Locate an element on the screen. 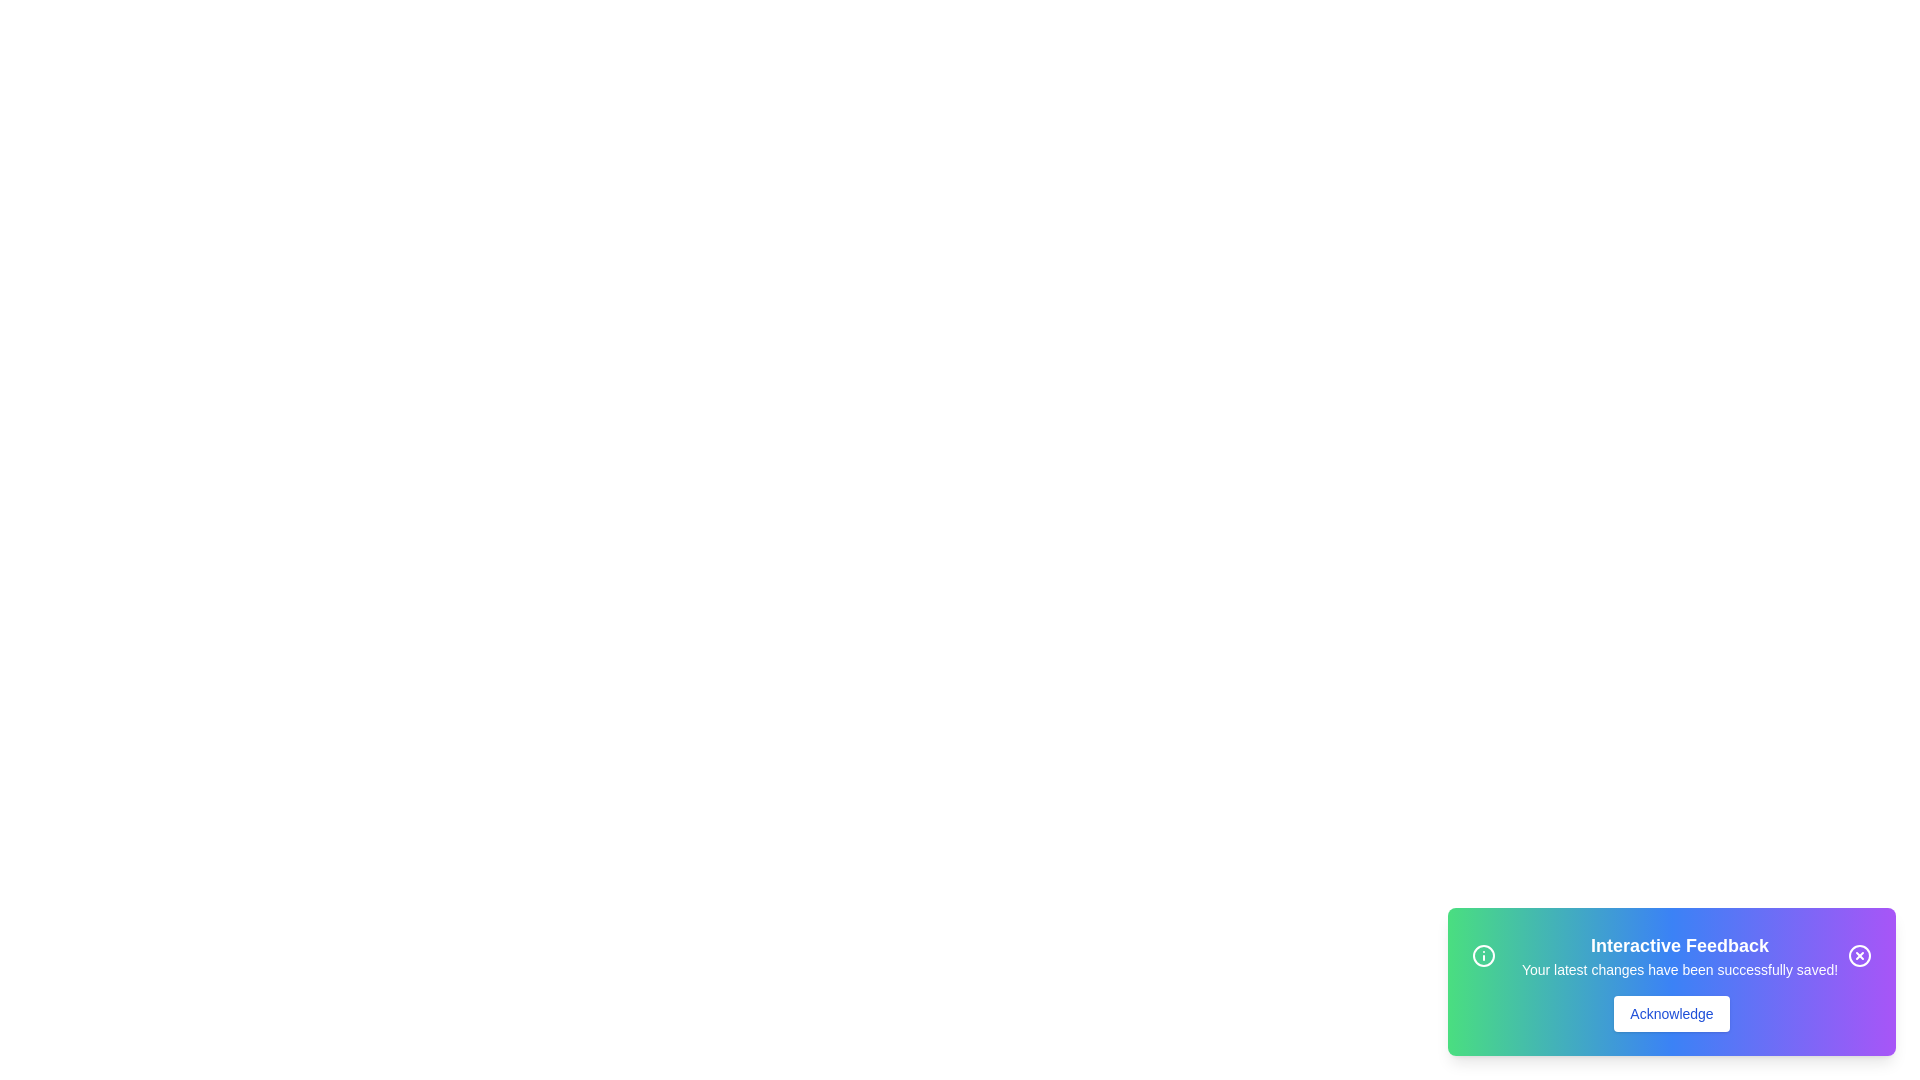 The width and height of the screenshot is (1920, 1080). the confirmation button located at the bottom-right corner of the notification card is located at coordinates (1671, 1014).